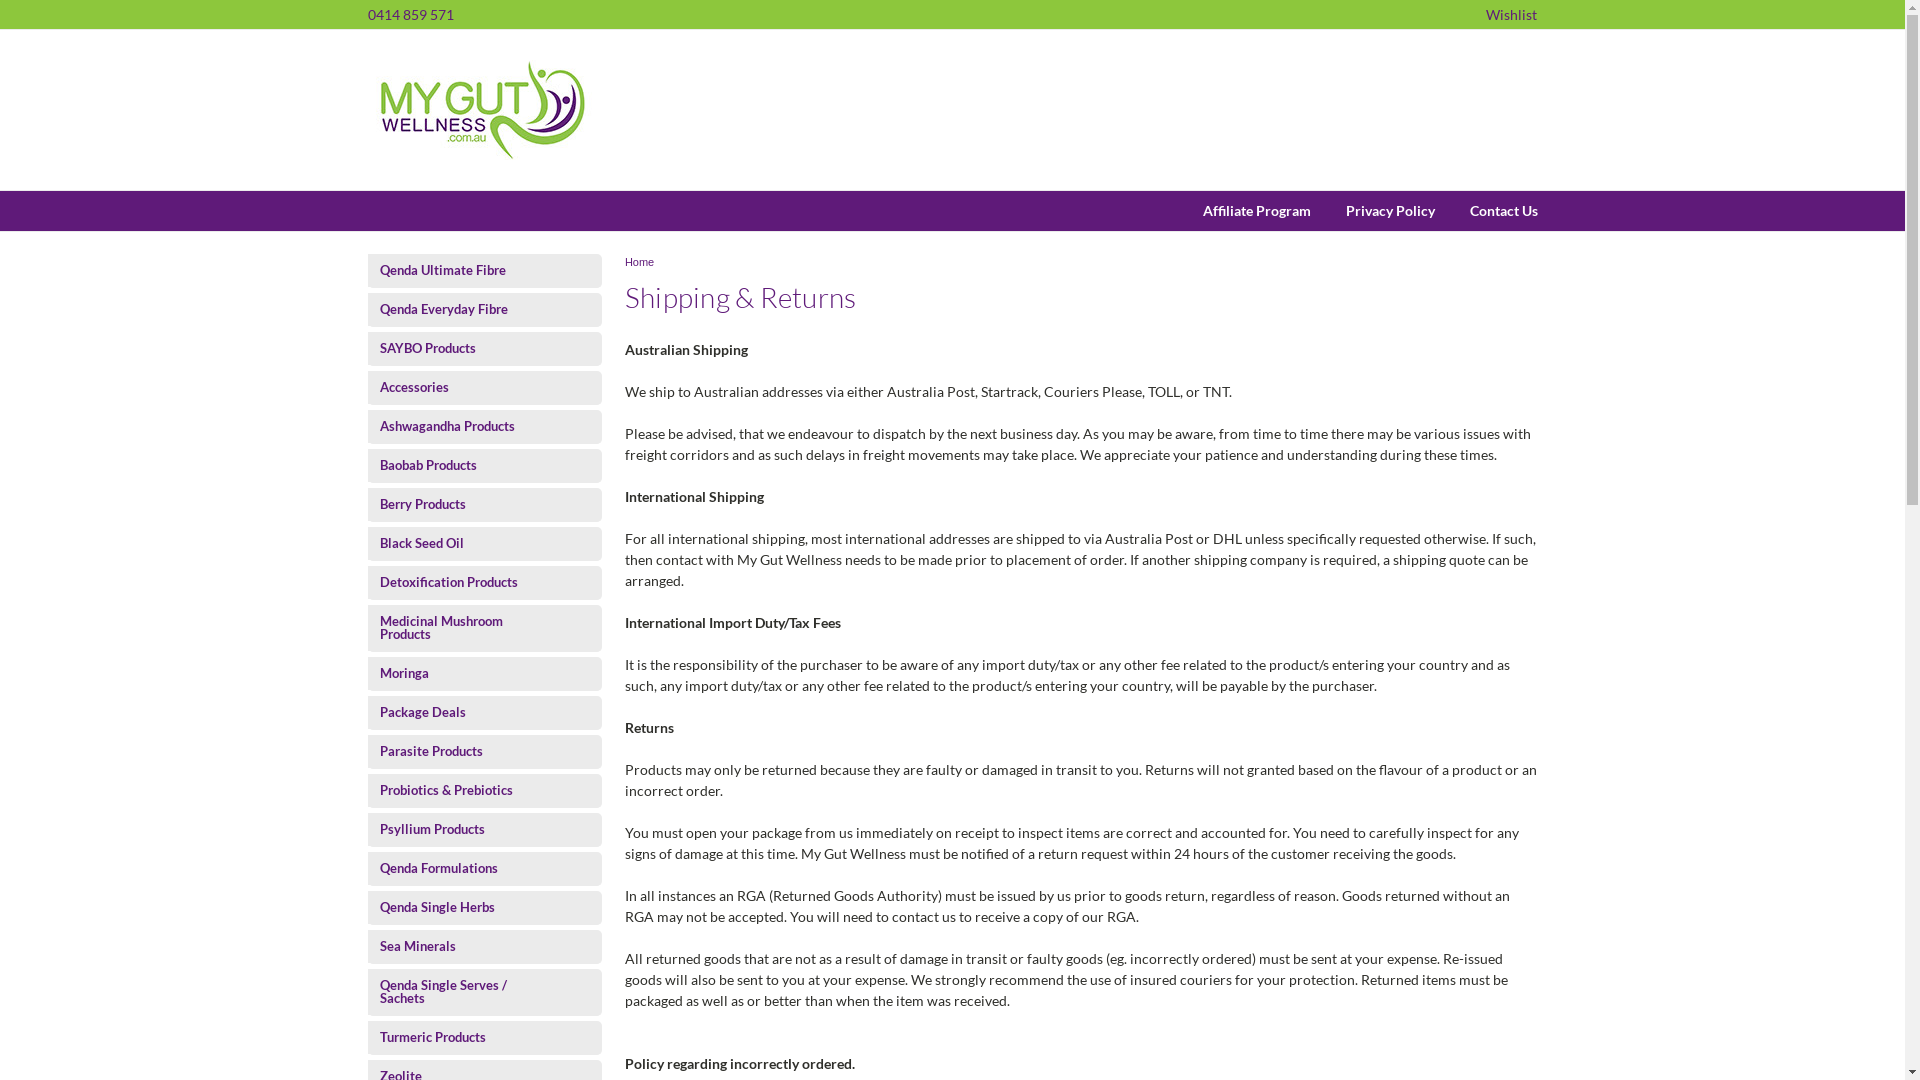 This screenshot has height=1080, width=1920. Describe the element at coordinates (466, 751) in the screenshot. I see `'Parasite Products'` at that location.